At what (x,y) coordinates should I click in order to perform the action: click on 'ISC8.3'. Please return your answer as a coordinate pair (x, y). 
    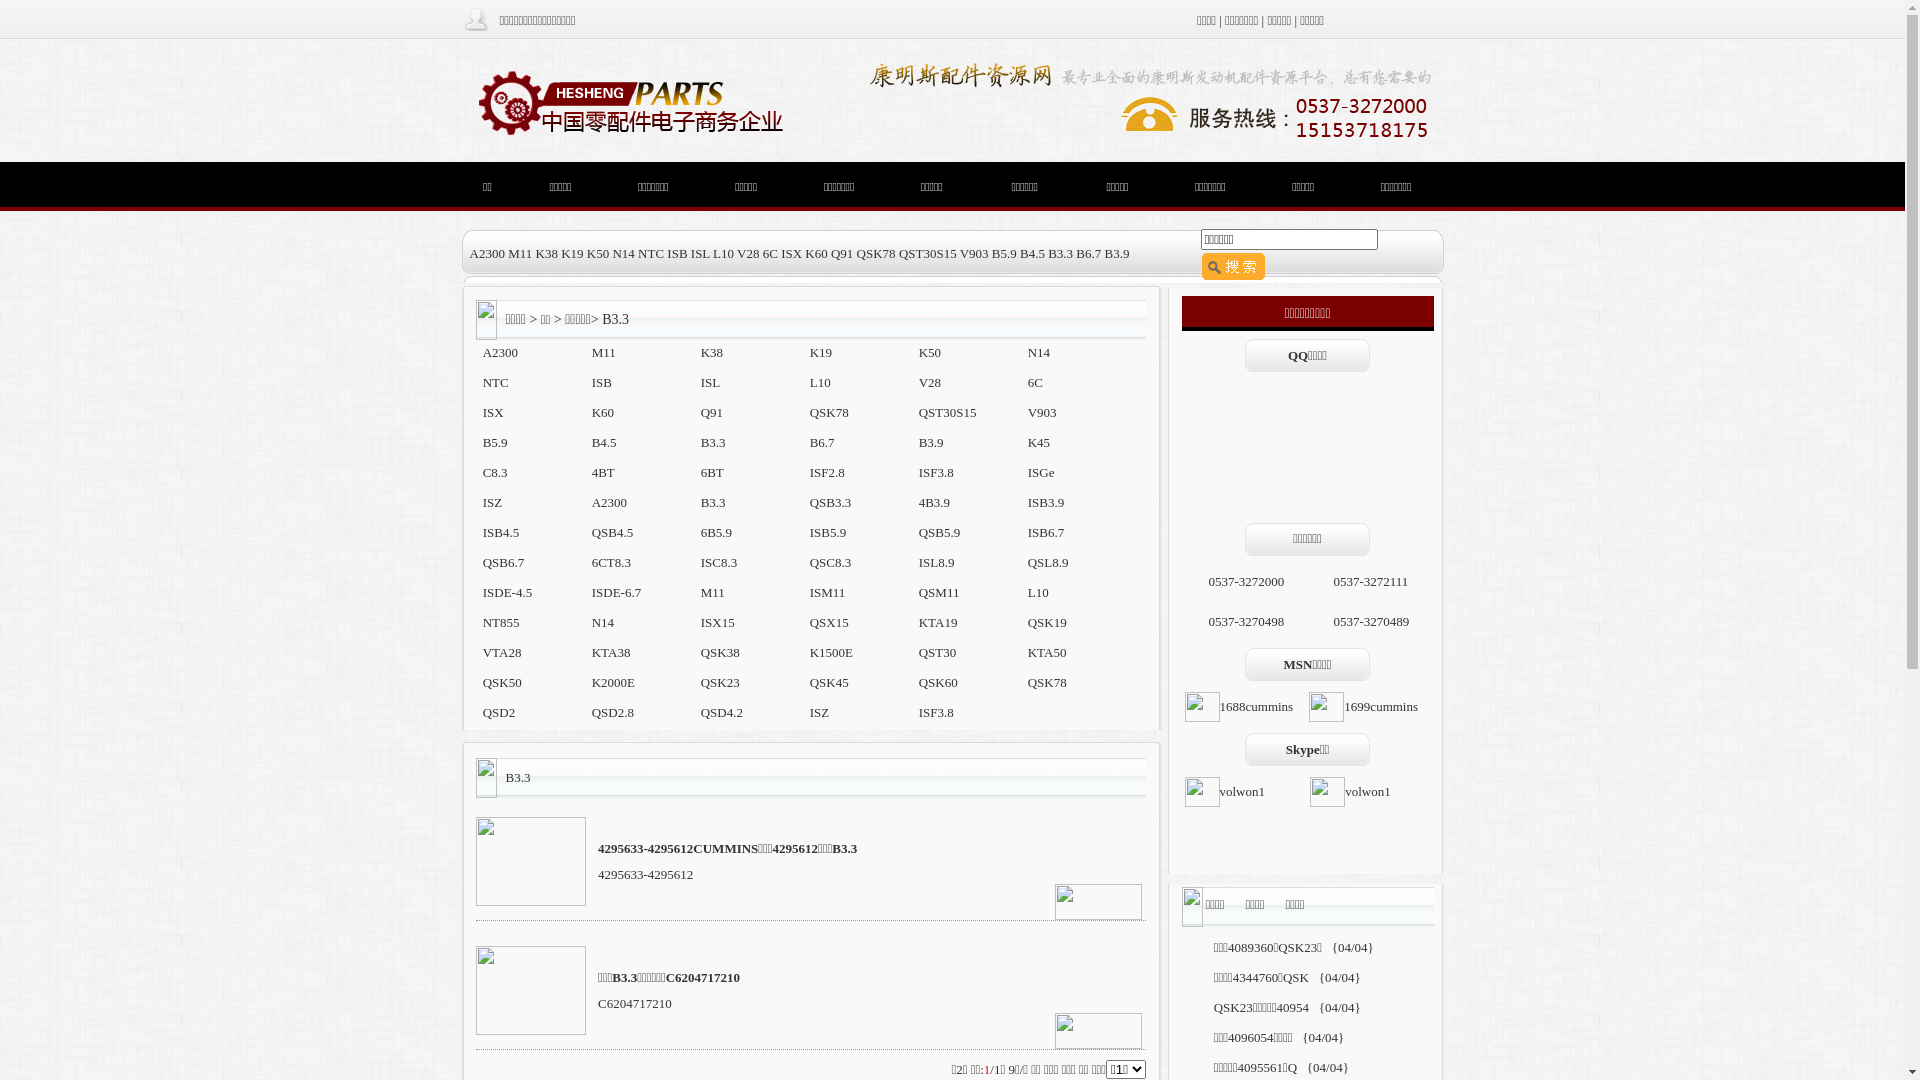
    Looking at the image, I should click on (719, 562).